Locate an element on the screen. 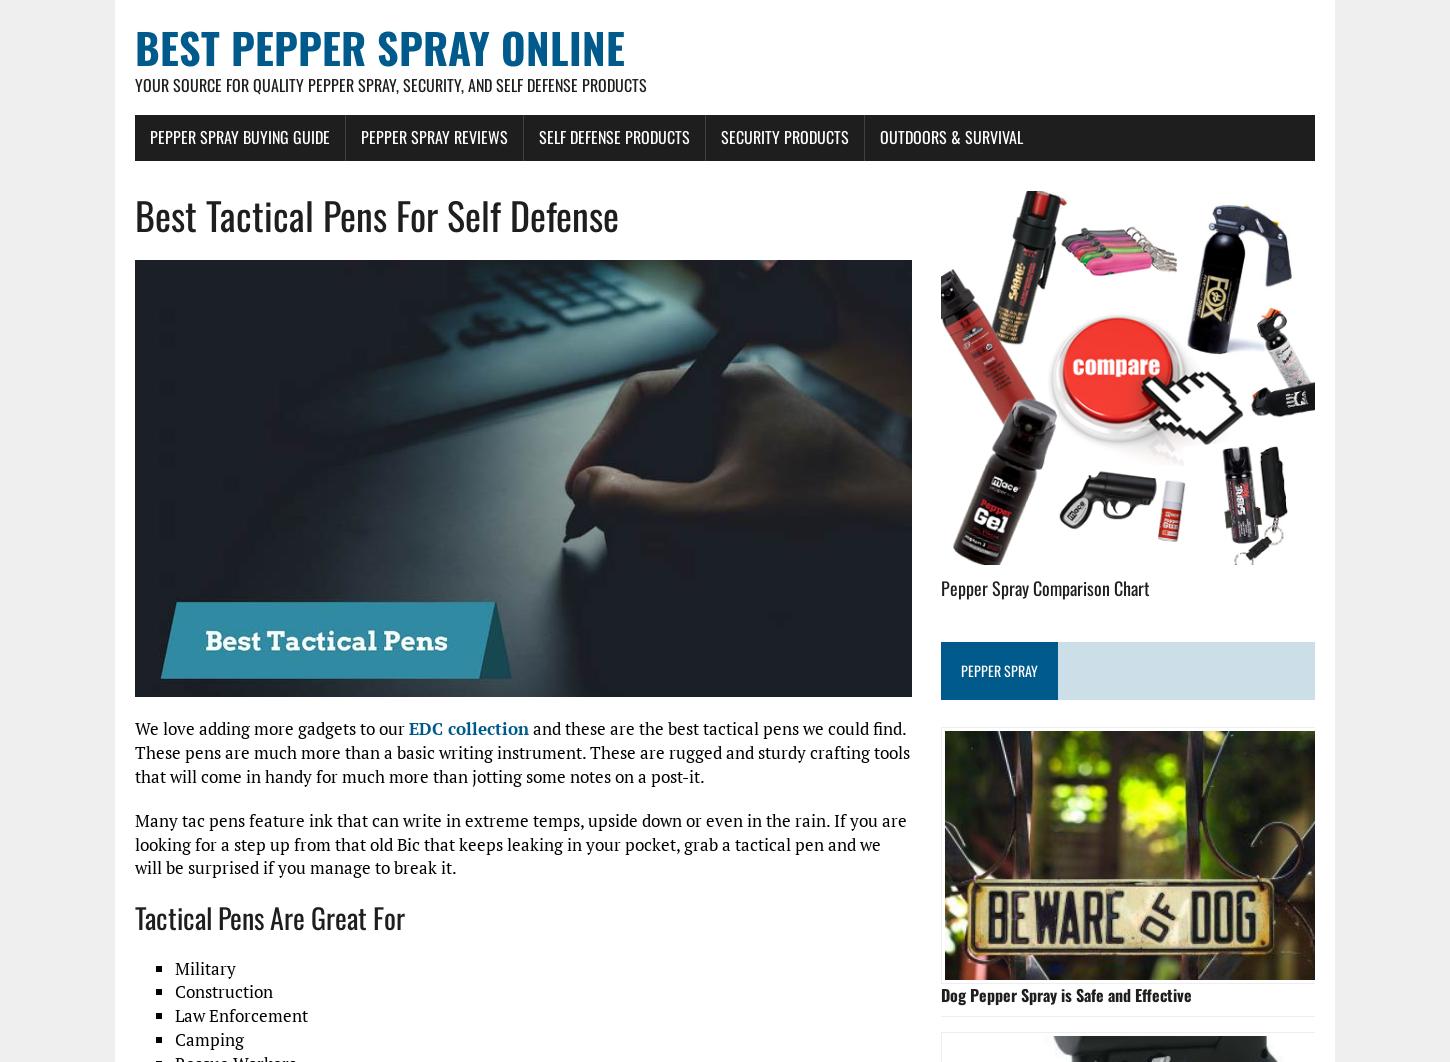  'Dog Pepper Spray is Safe and Effective' is located at coordinates (1066, 993).